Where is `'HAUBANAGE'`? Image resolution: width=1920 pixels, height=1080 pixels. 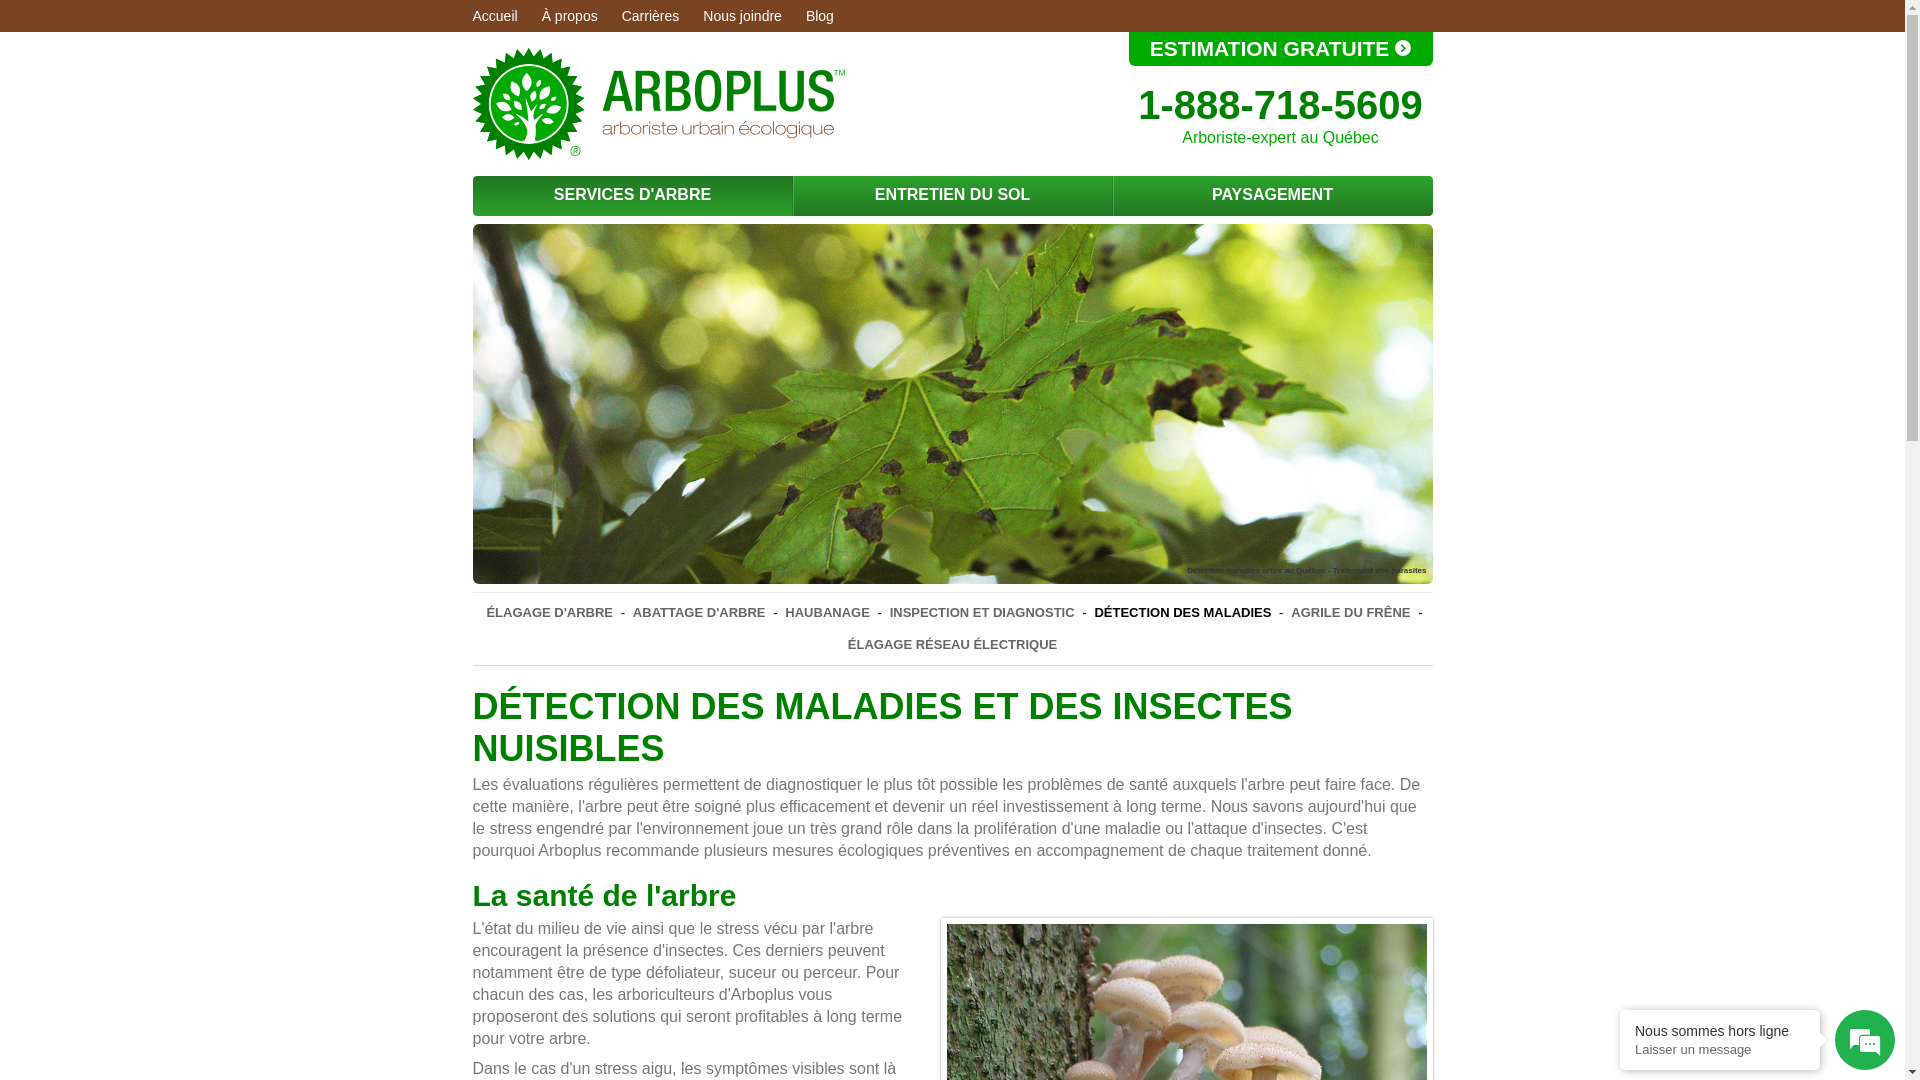
'HAUBANAGE' is located at coordinates (780, 611).